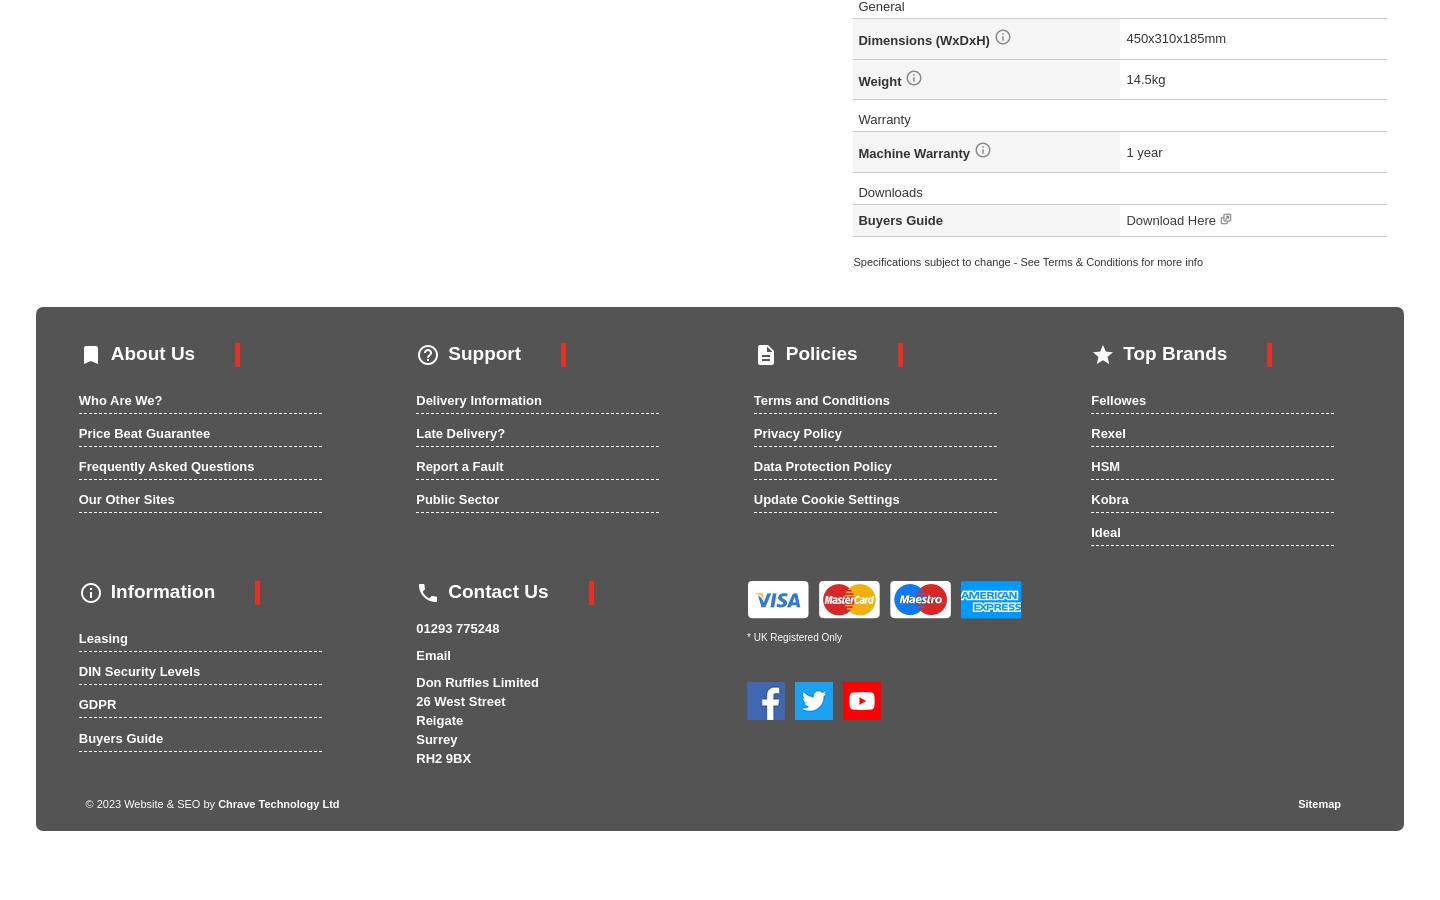 Image resolution: width=1440 pixels, height=900 pixels. I want to click on 'Download Here', so click(1172, 220).